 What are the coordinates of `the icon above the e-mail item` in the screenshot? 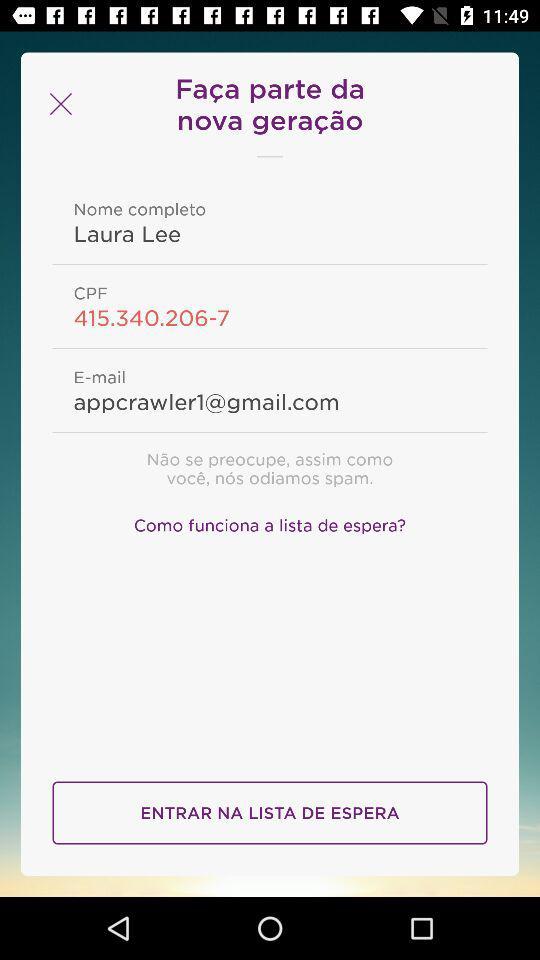 It's located at (270, 317).